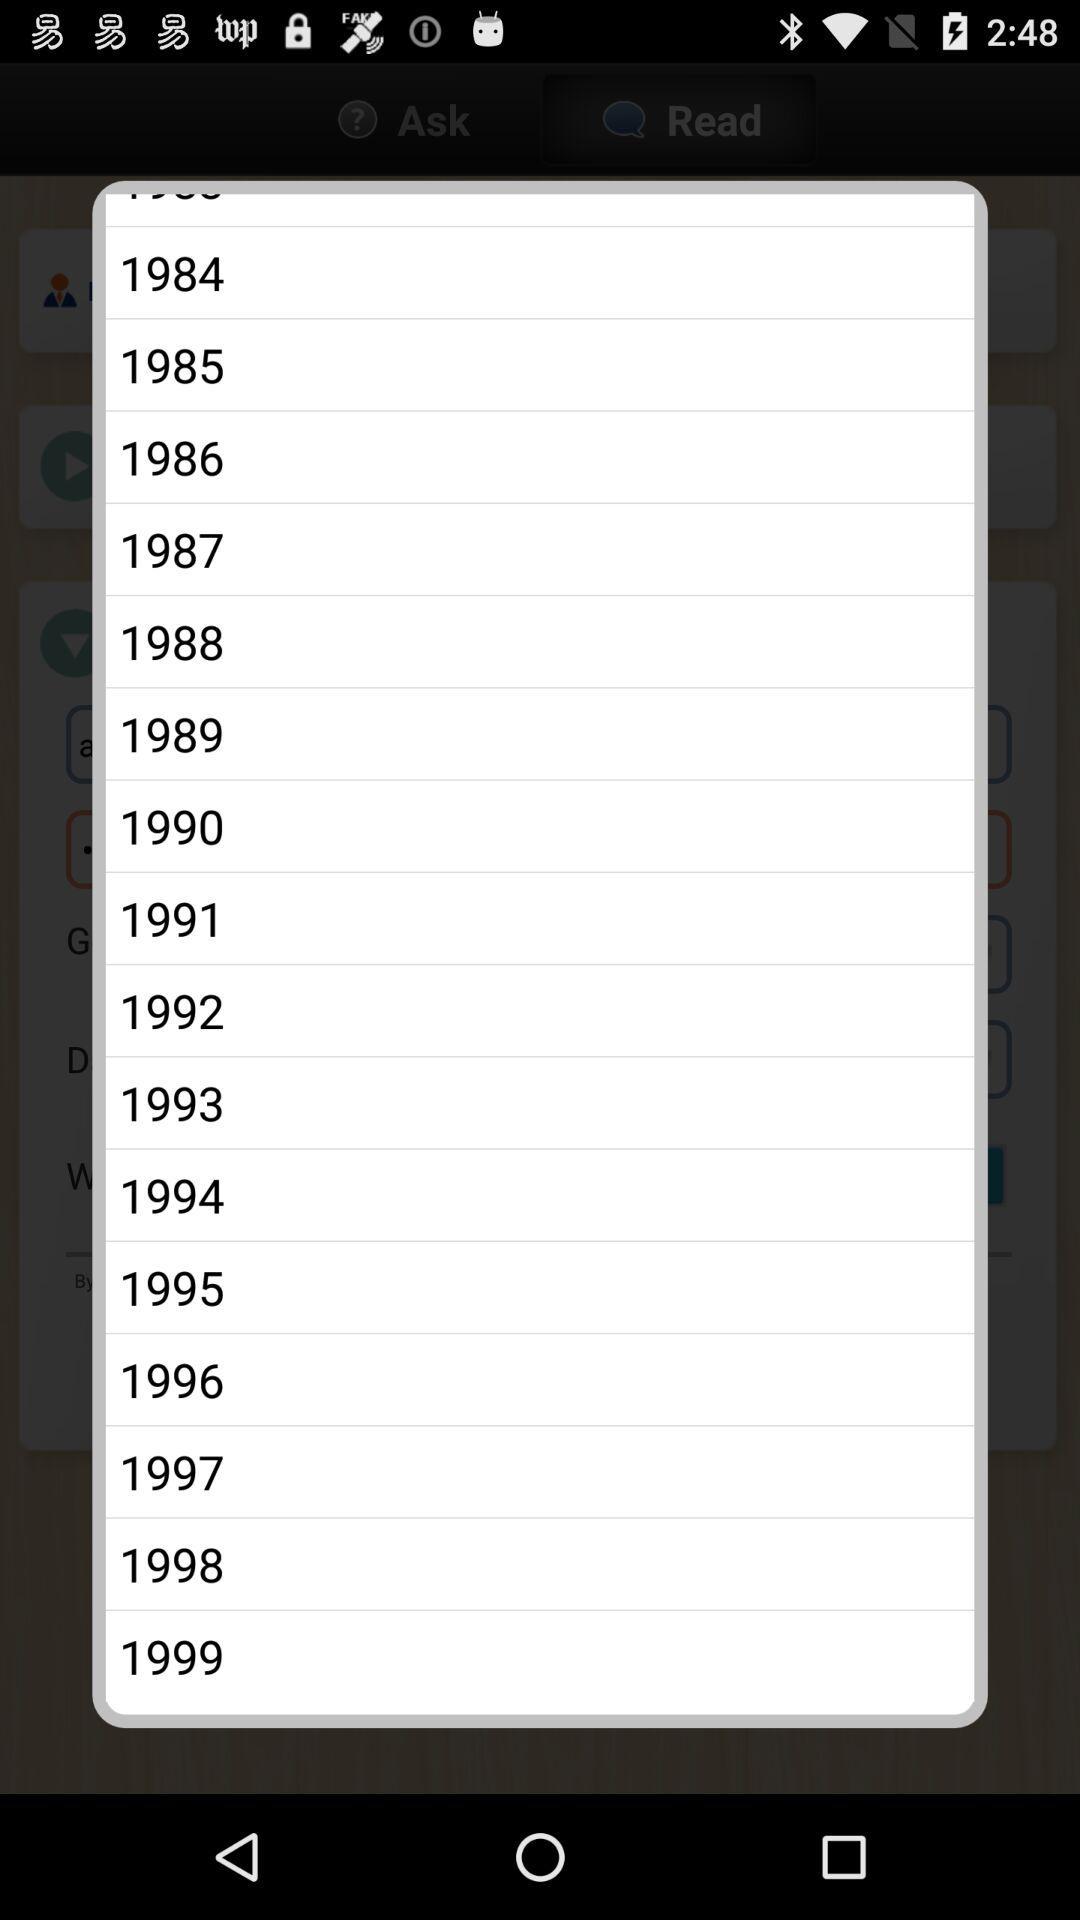  What do you see at coordinates (540, 1287) in the screenshot?
I see `the app above 1996 item` at bounding box center [540, 1287].